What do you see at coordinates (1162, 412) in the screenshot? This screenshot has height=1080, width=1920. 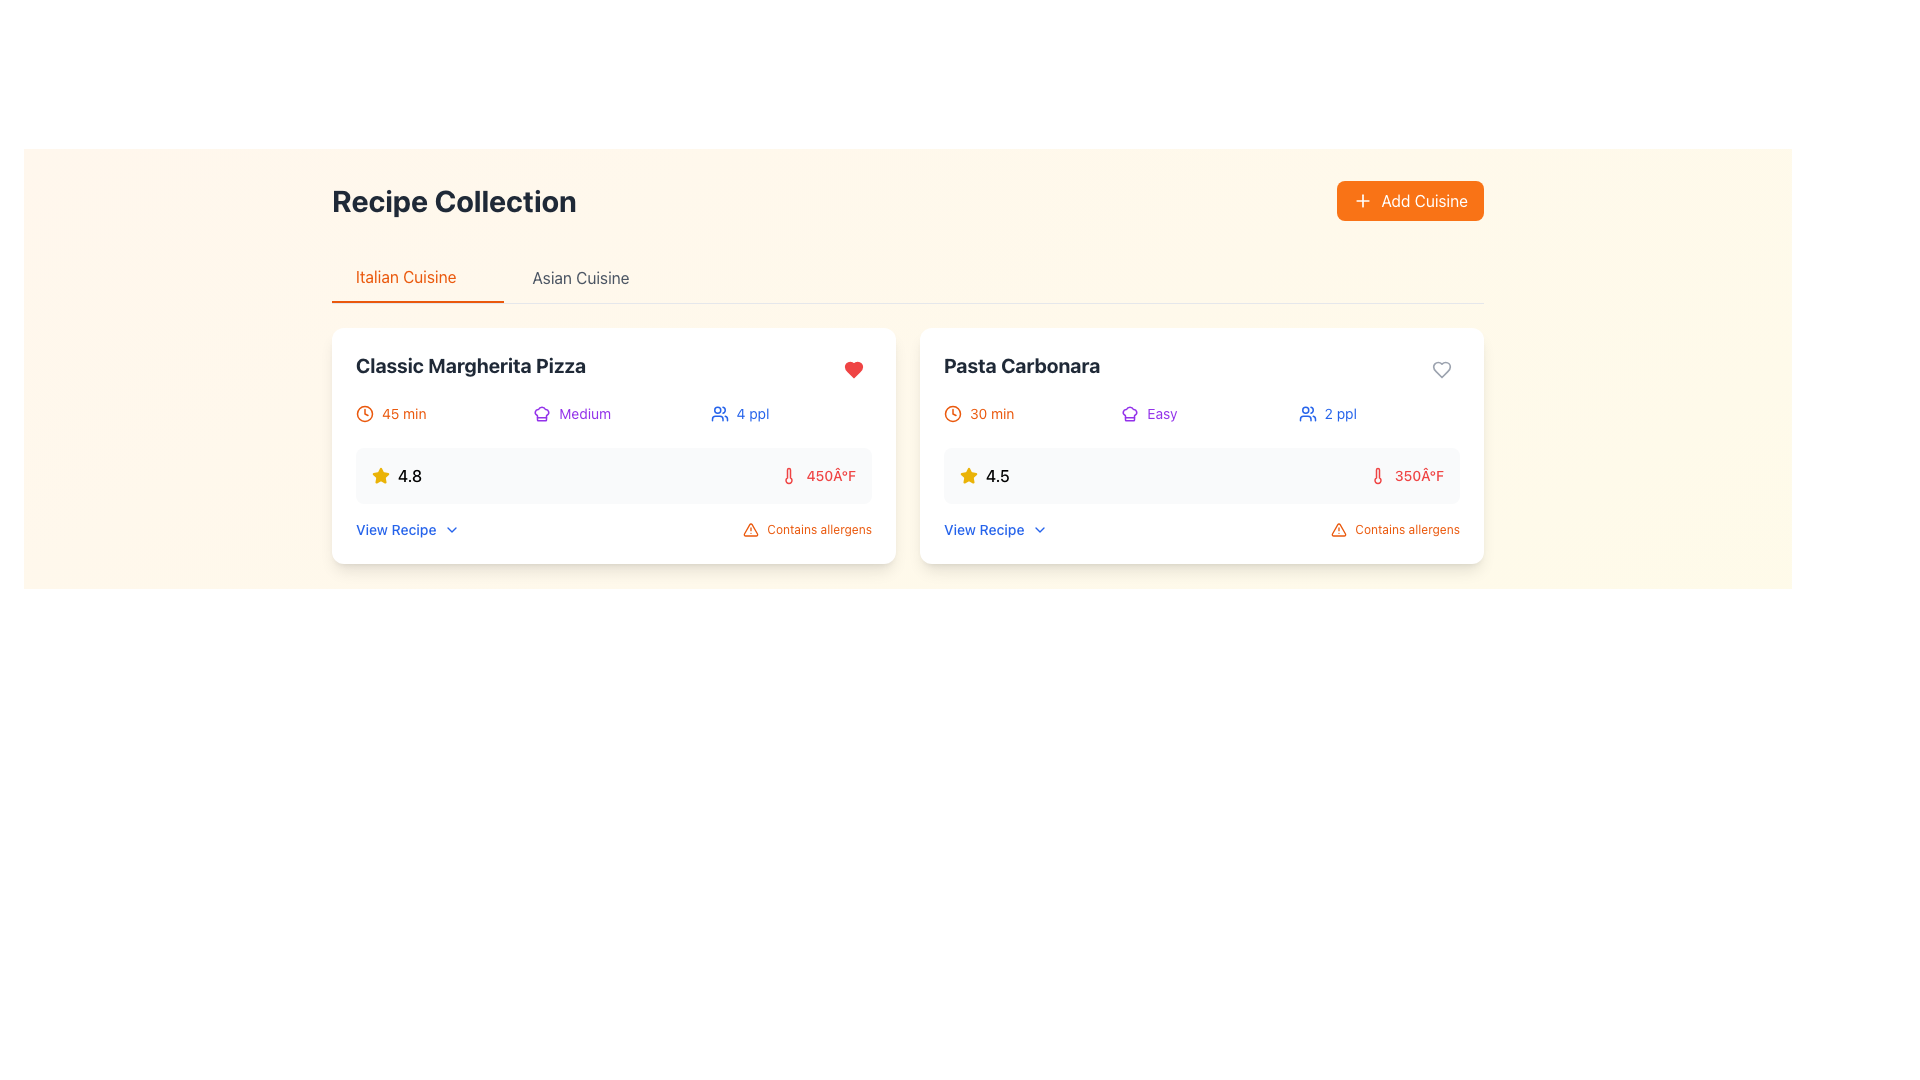 I see `the purple text label displaying 'Easy', which is located adjacent to the chef hat icon and above the text '30 min' within the second recipe card under the heading 'Pasta Carbonara'` at bounding box center [1162, 412].